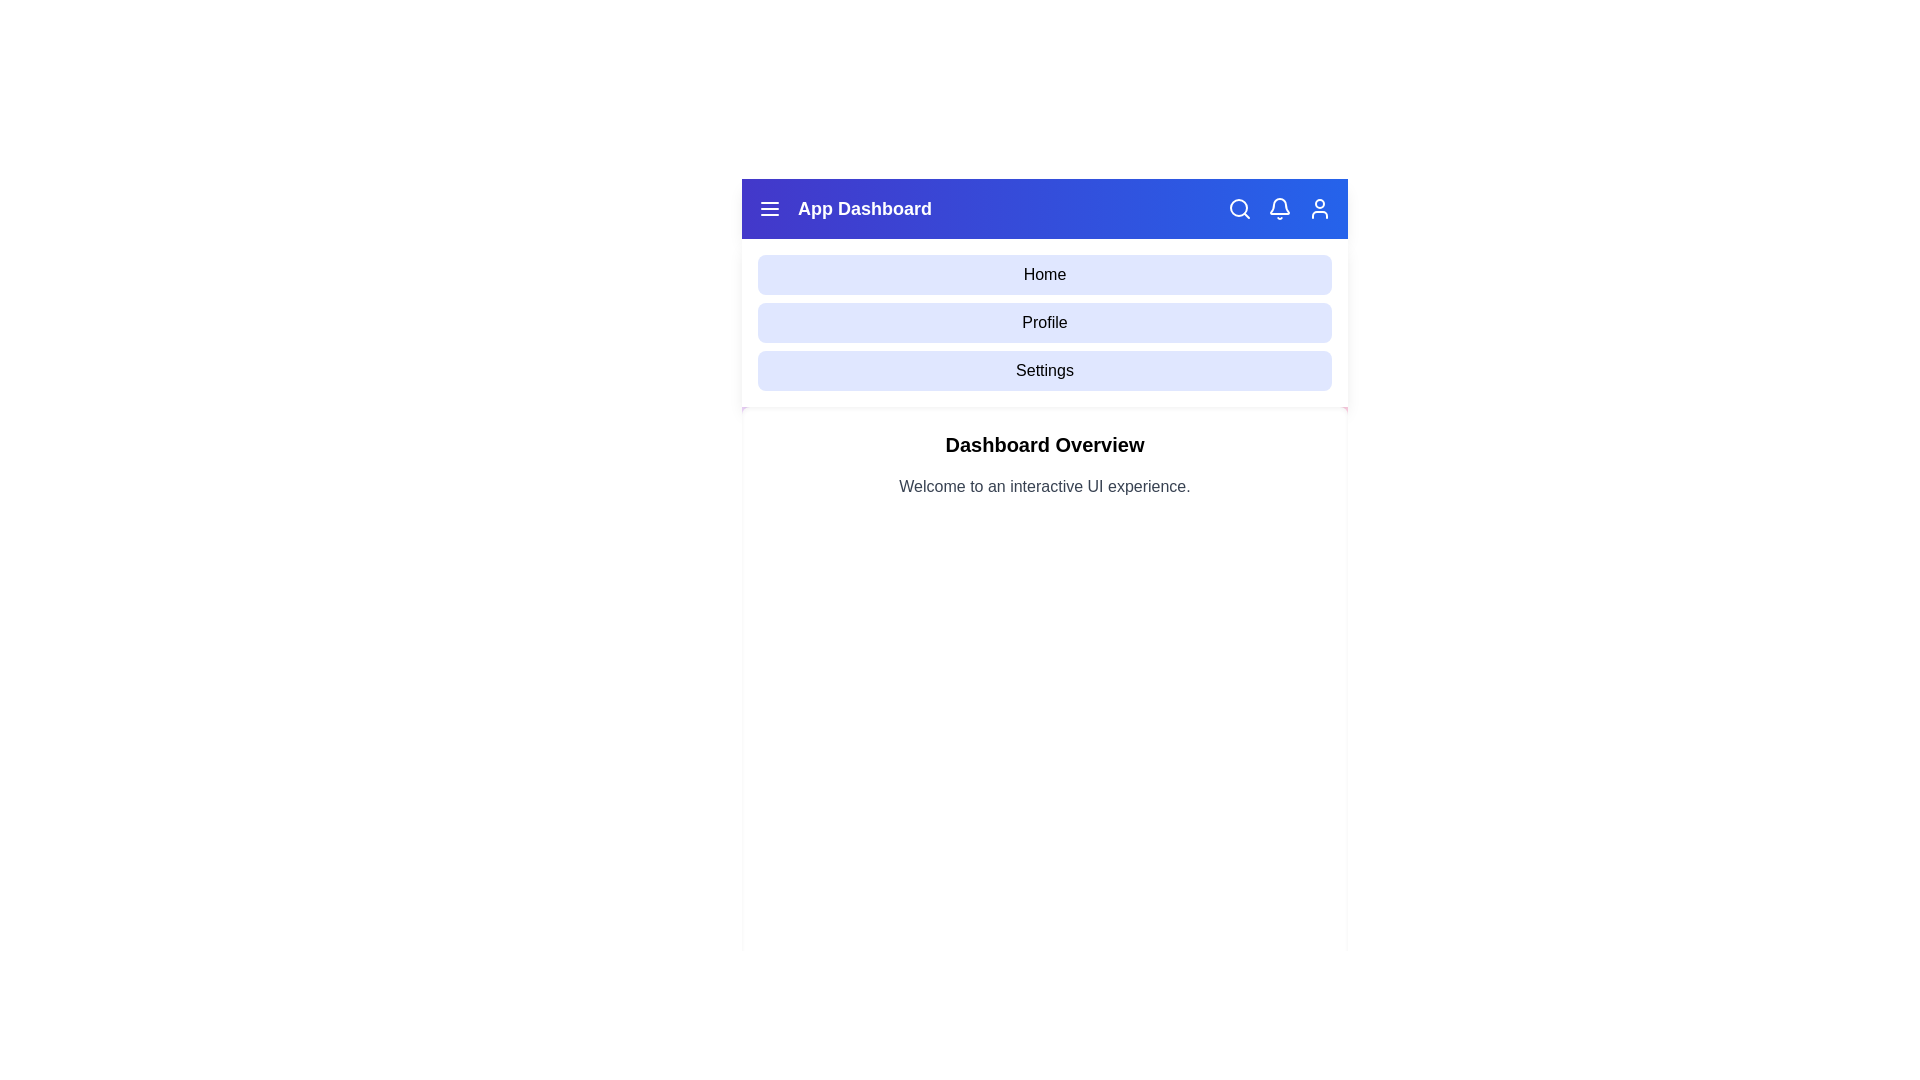 The image size is (1920, 1080). I want to click on the 'Home' menu option, so click(1044, 274).